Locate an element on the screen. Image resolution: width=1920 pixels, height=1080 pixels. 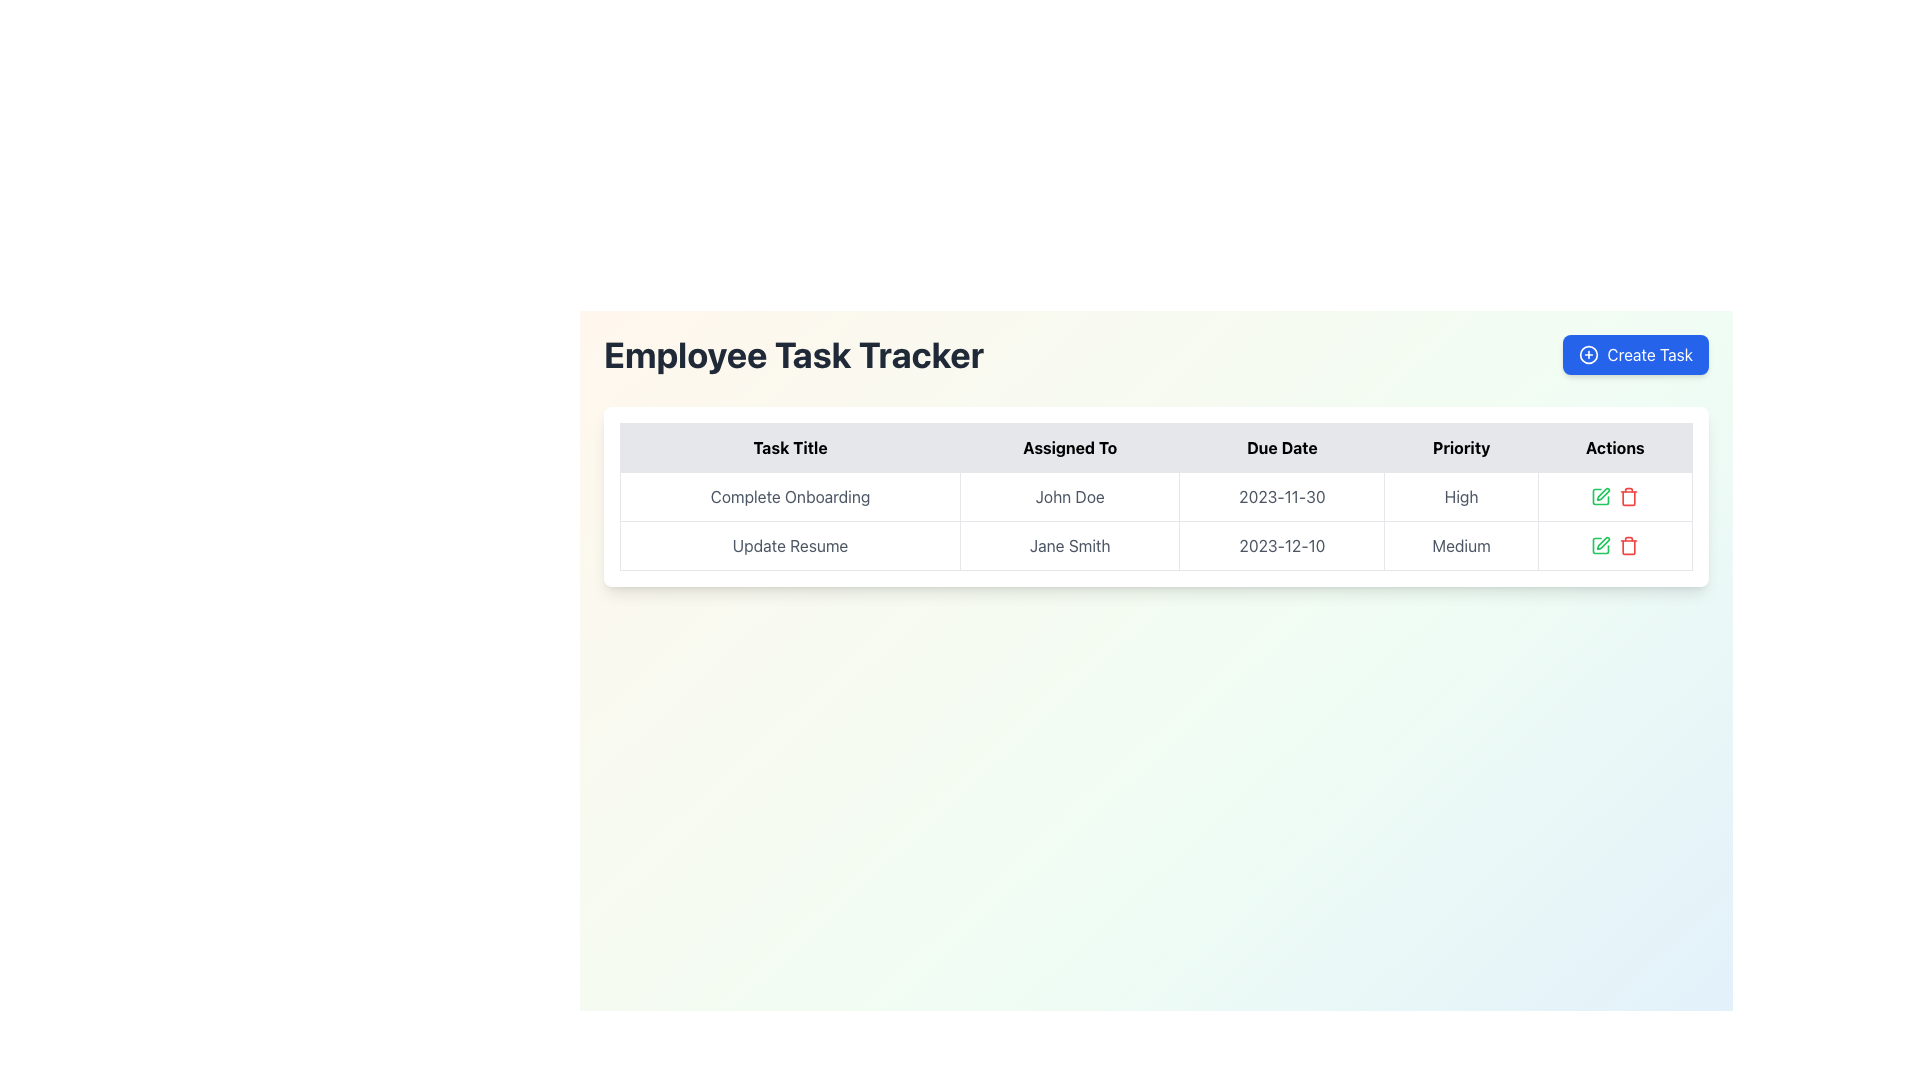
the trash can icon located in the Actions column of the second row of the task table is located at coordinates (1629, 497).